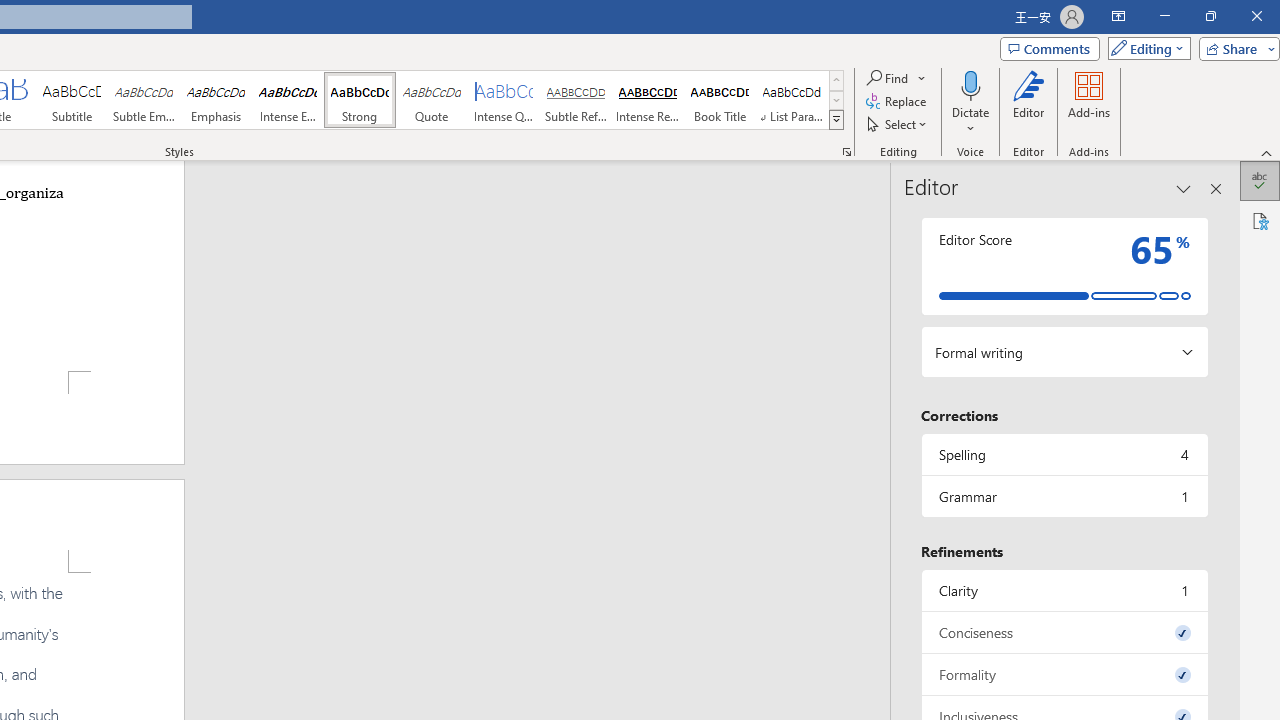 The height and width of the screenshot is (720, 1280). What do you see at coordinates (143, 100) in the screenshot?
I see `'Subtle Emphasis'` at bounding box center [143, 100].